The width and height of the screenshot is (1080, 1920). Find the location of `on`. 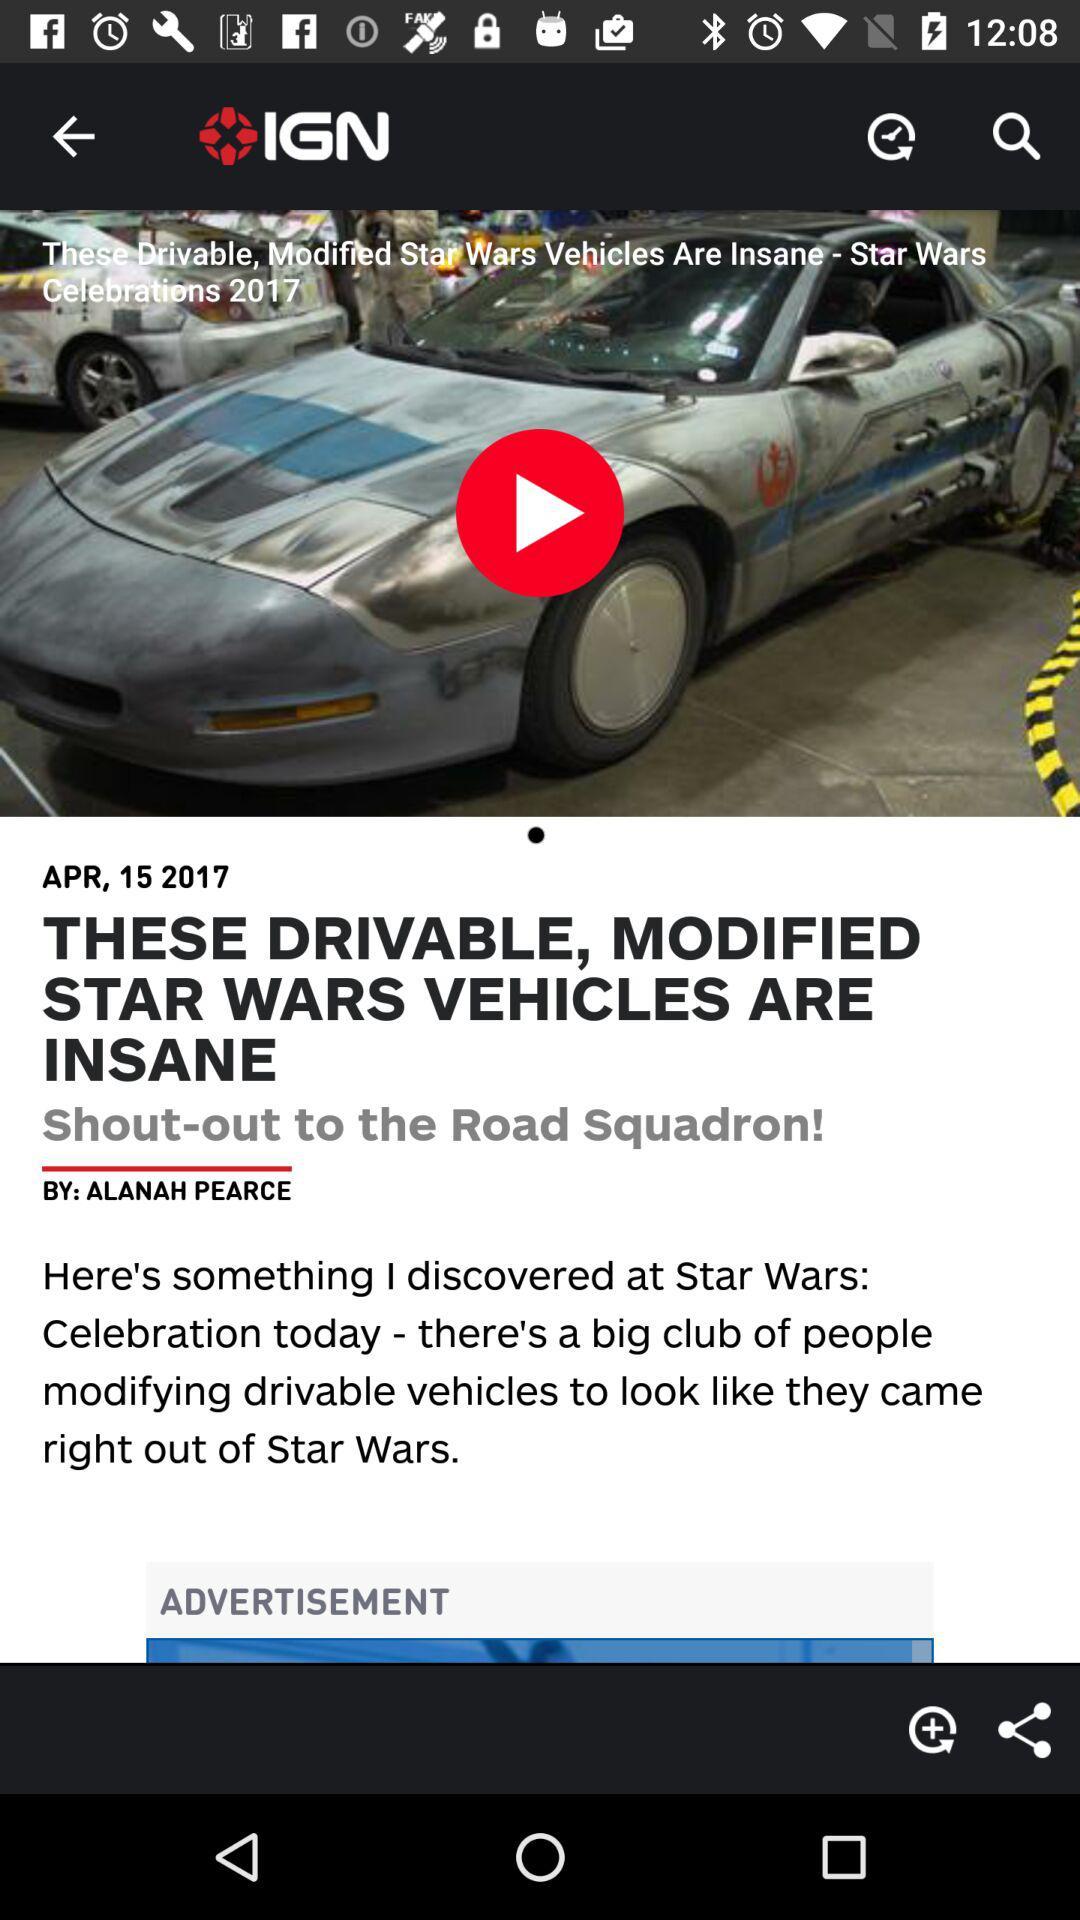

on is located at coordinates (540, 523).